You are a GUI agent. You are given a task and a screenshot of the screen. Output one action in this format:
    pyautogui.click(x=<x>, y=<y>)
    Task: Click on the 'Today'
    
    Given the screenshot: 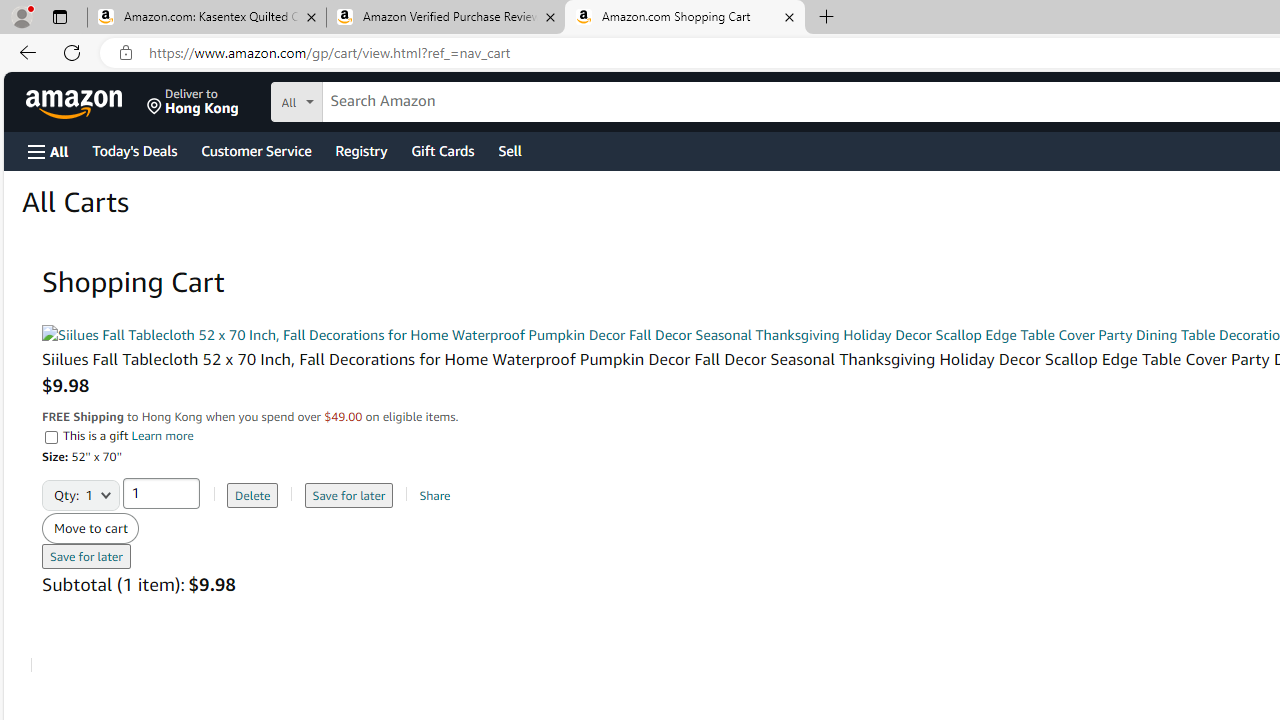 What is the action you would take?
    pyautogui.click(x=133, y=149)
    